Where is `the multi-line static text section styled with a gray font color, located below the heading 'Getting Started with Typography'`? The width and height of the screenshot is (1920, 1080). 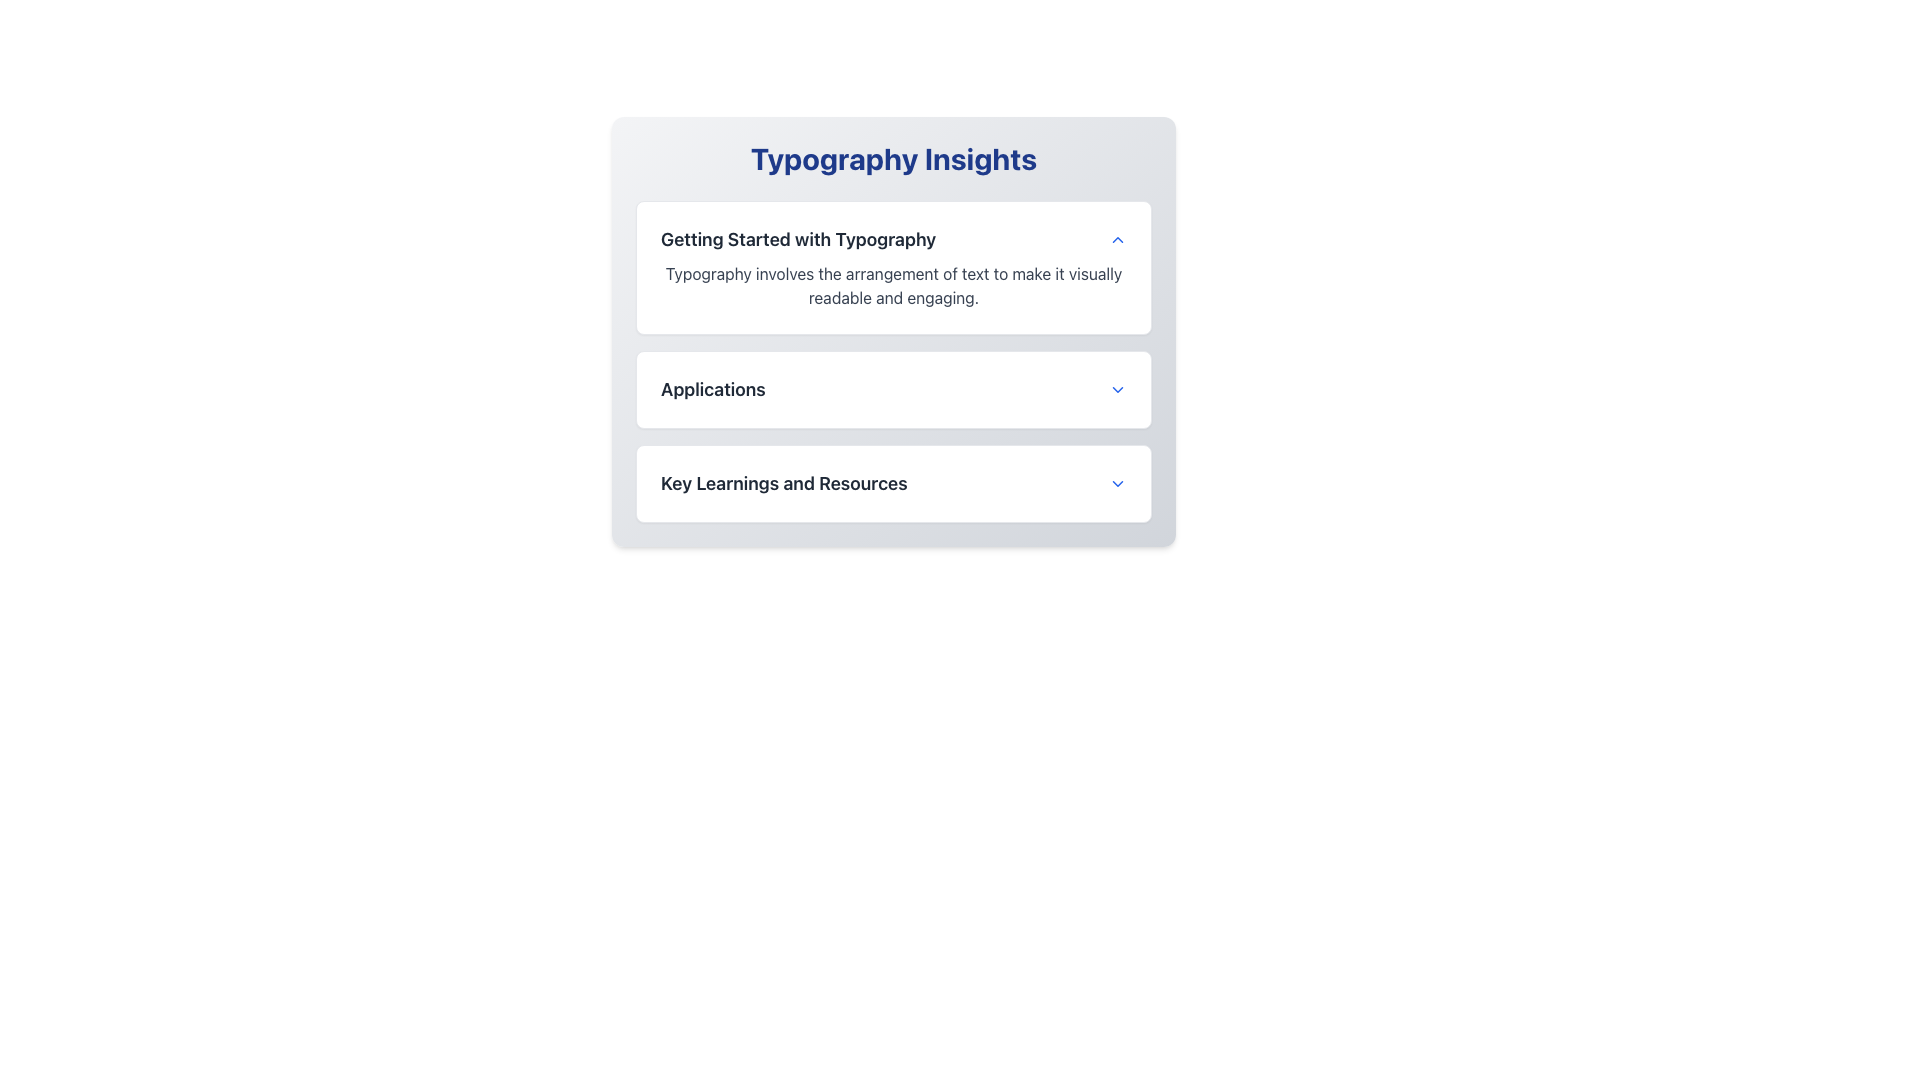 the multi-line static text section styled with a gray font color, located below the heading 'Getting Started with Typography' is located at coordinates (892, 285).